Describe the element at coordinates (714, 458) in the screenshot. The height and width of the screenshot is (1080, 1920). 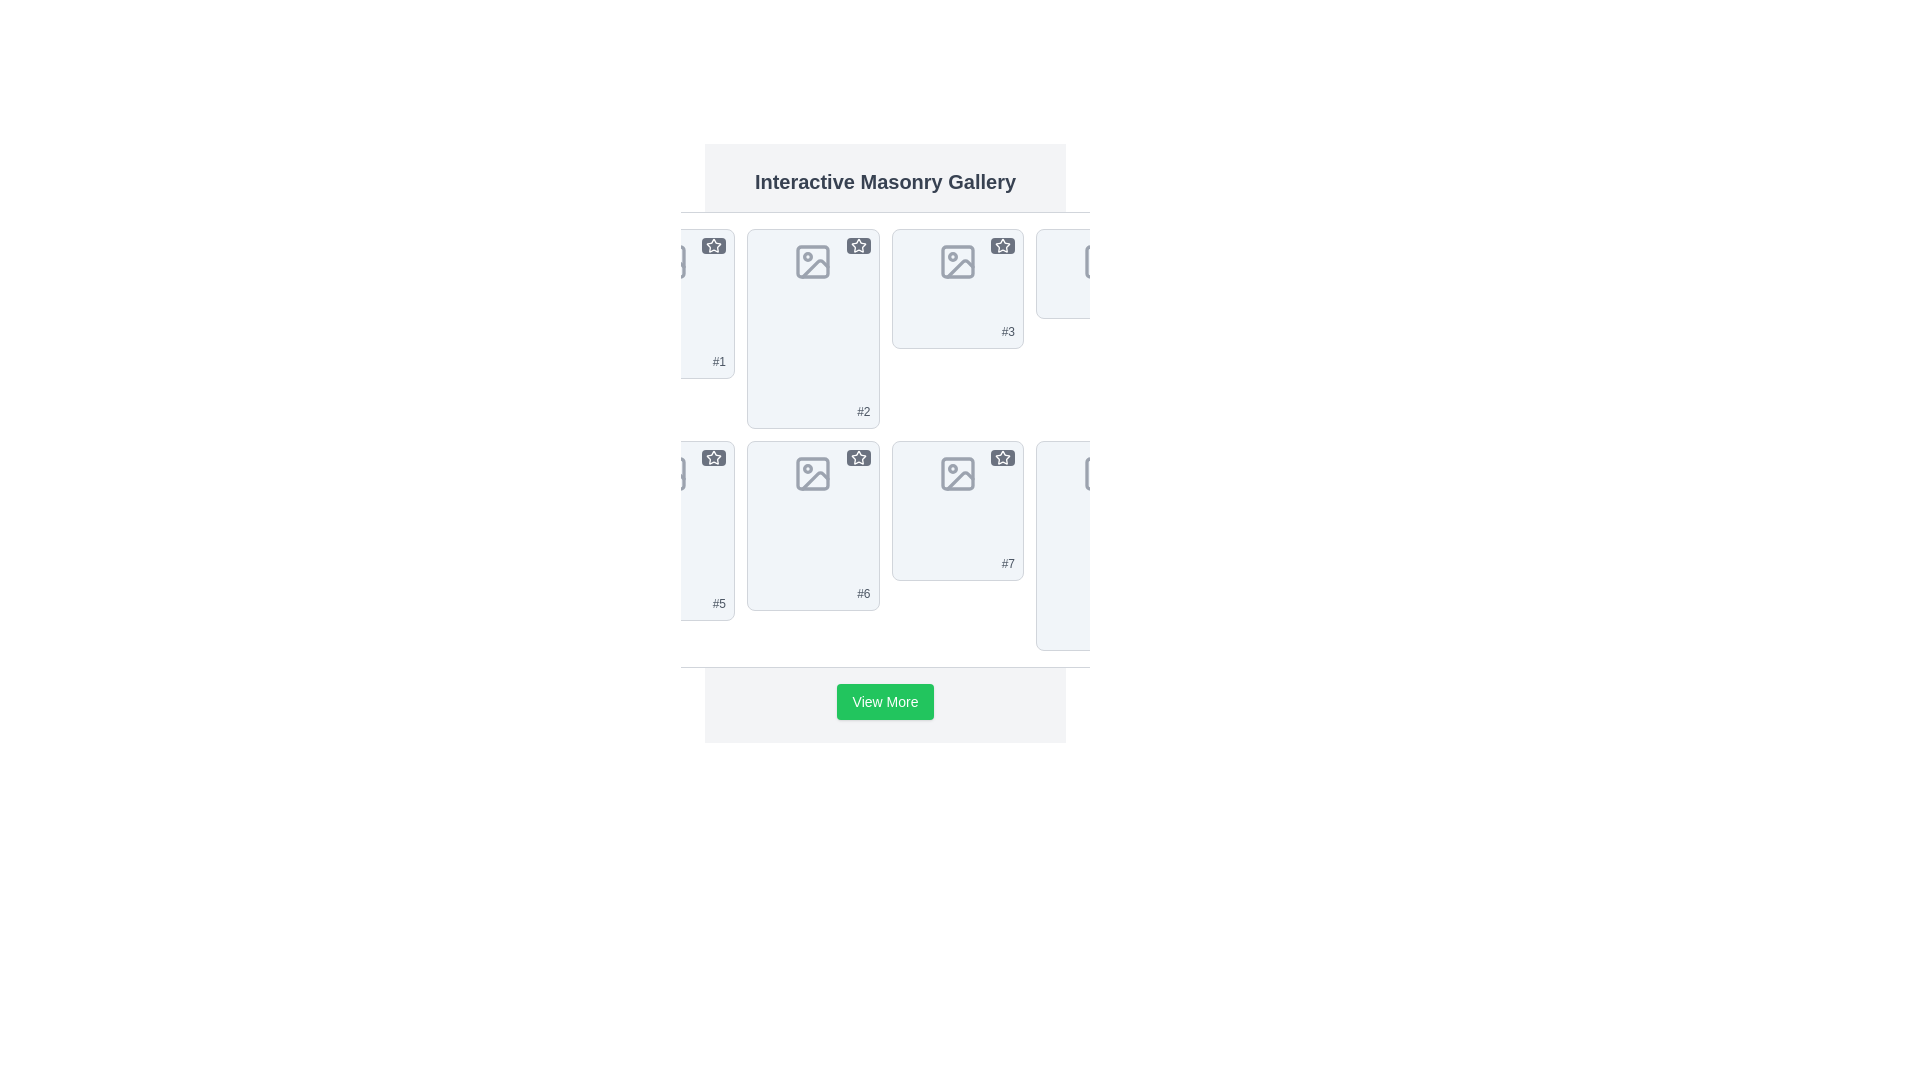
I see `the star icon button with a hollow outline located in the top-right corner of card '#5'` at that location.